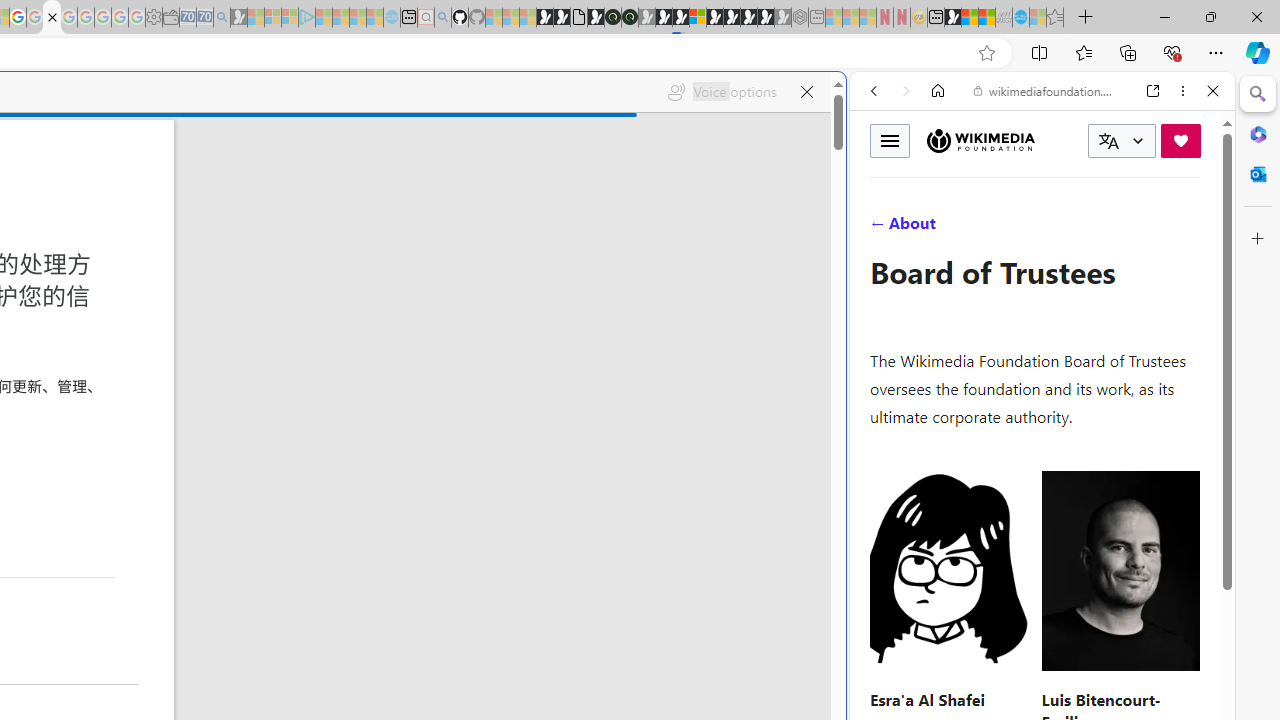 This screenshot has height=720, width=1280. Describe the element at coordinates (1045, 91) in the screenshot. I see `'wikimediafoundation.org'` at that location.